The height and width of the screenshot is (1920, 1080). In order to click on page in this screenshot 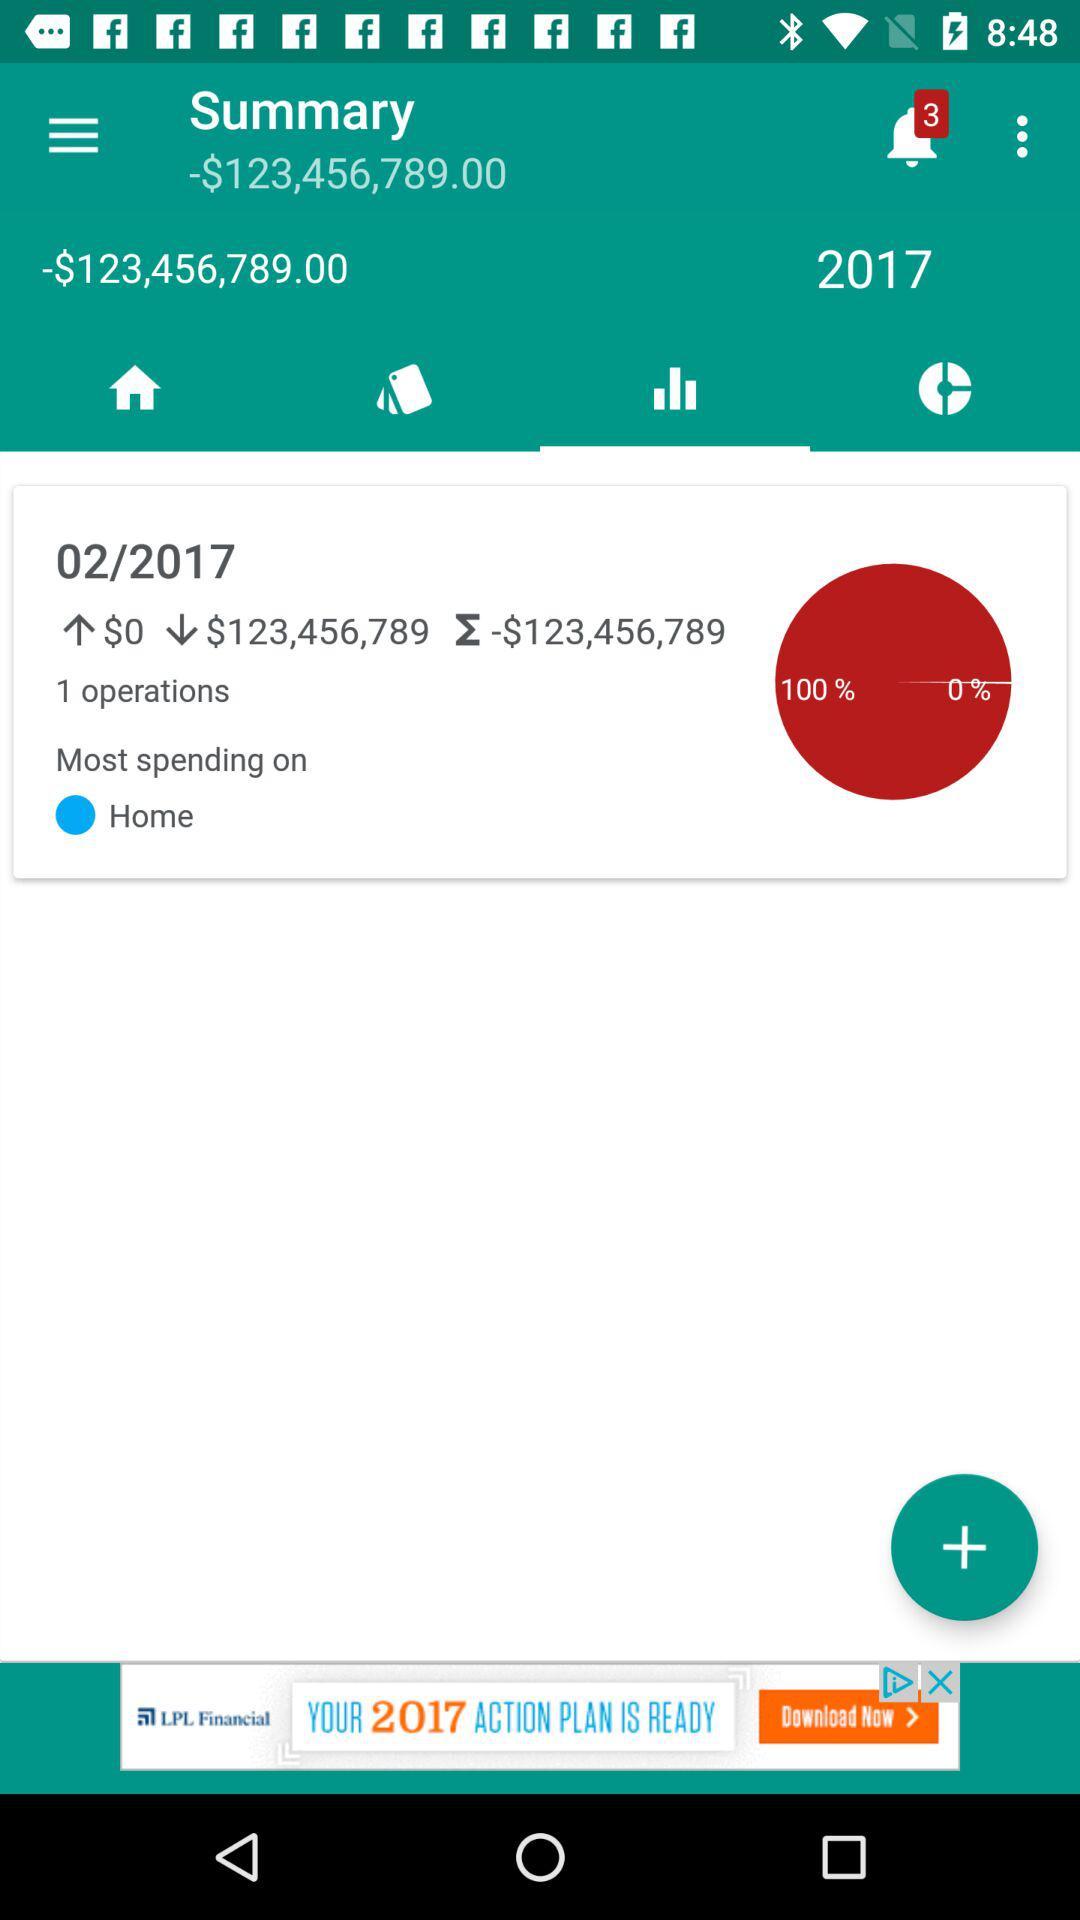, I will do `click(963, 1546)`.